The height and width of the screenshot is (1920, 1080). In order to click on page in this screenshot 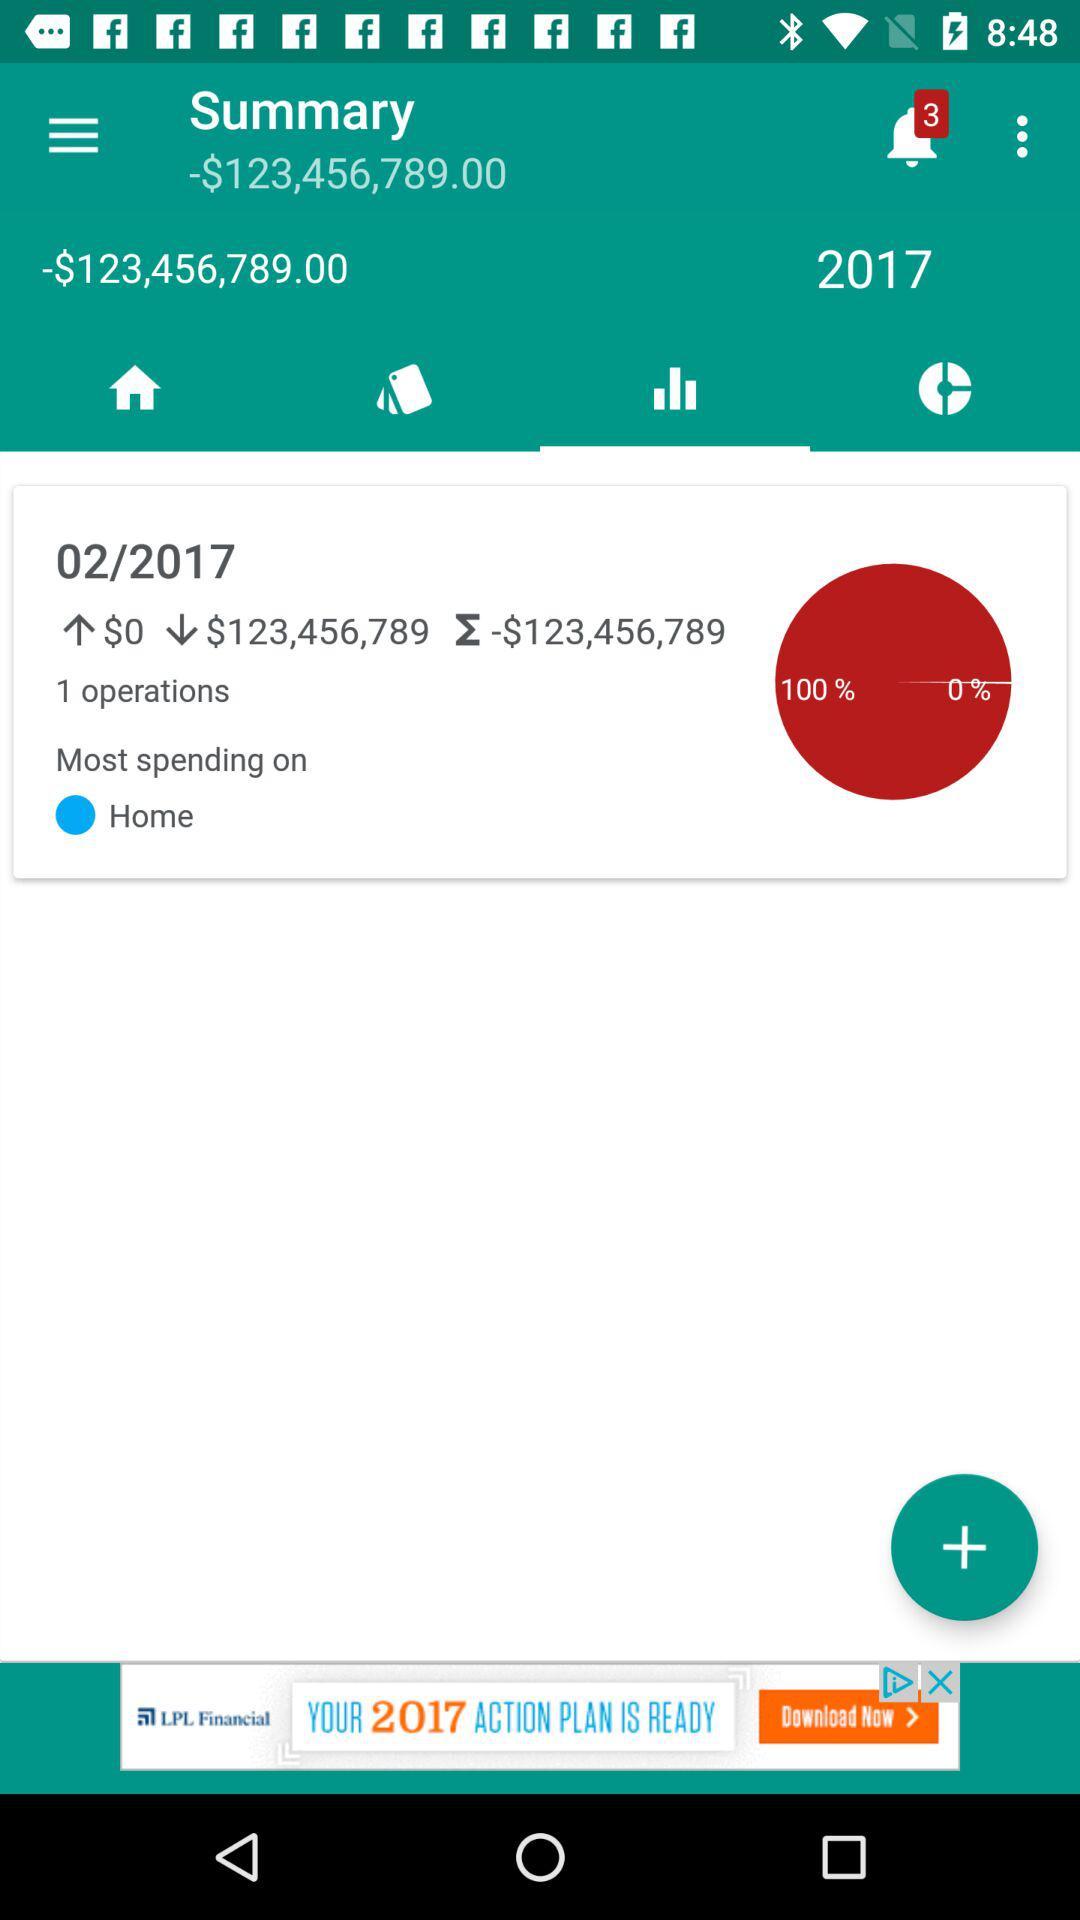, I will do `click(963, 1546)`.